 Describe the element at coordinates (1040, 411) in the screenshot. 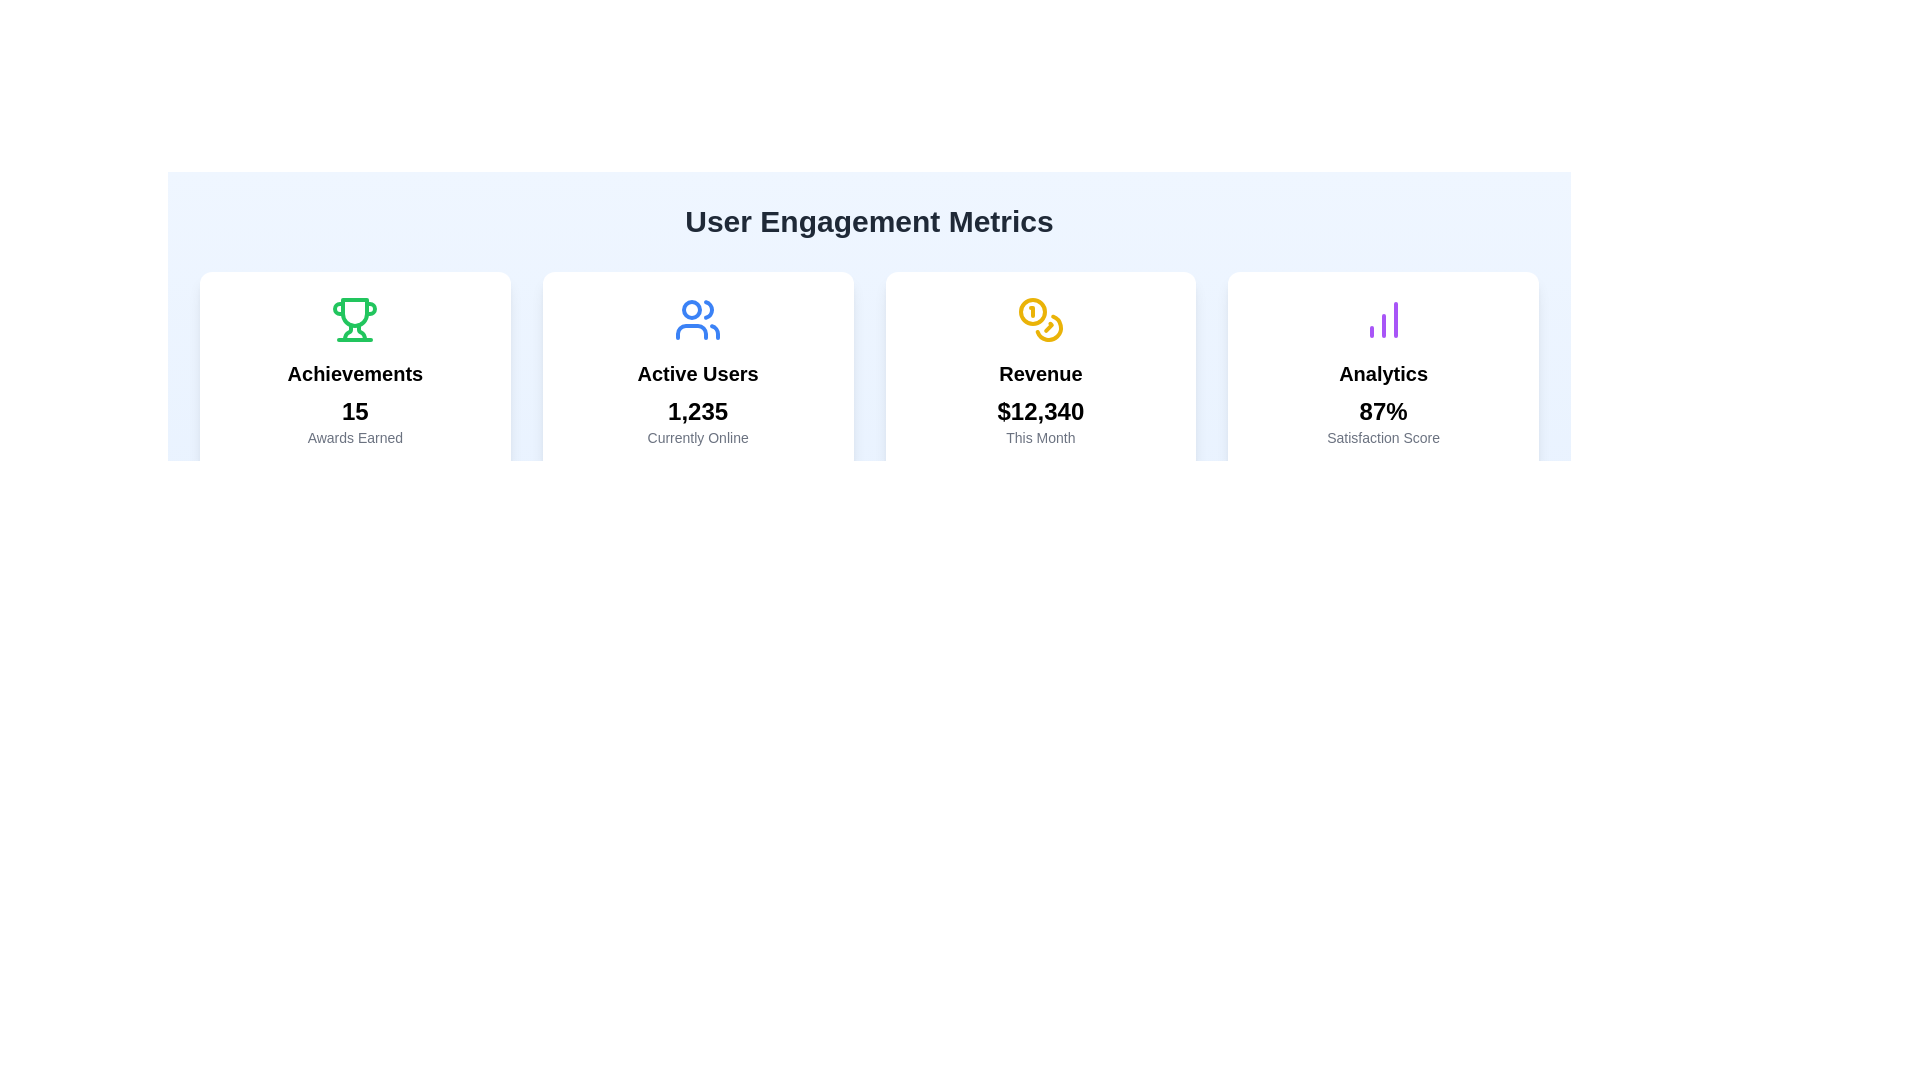

I see `the text element that displays the revenue amount, which is located centrally beneath the 'Revenue' heading in the 'Revenue' card` at that location.